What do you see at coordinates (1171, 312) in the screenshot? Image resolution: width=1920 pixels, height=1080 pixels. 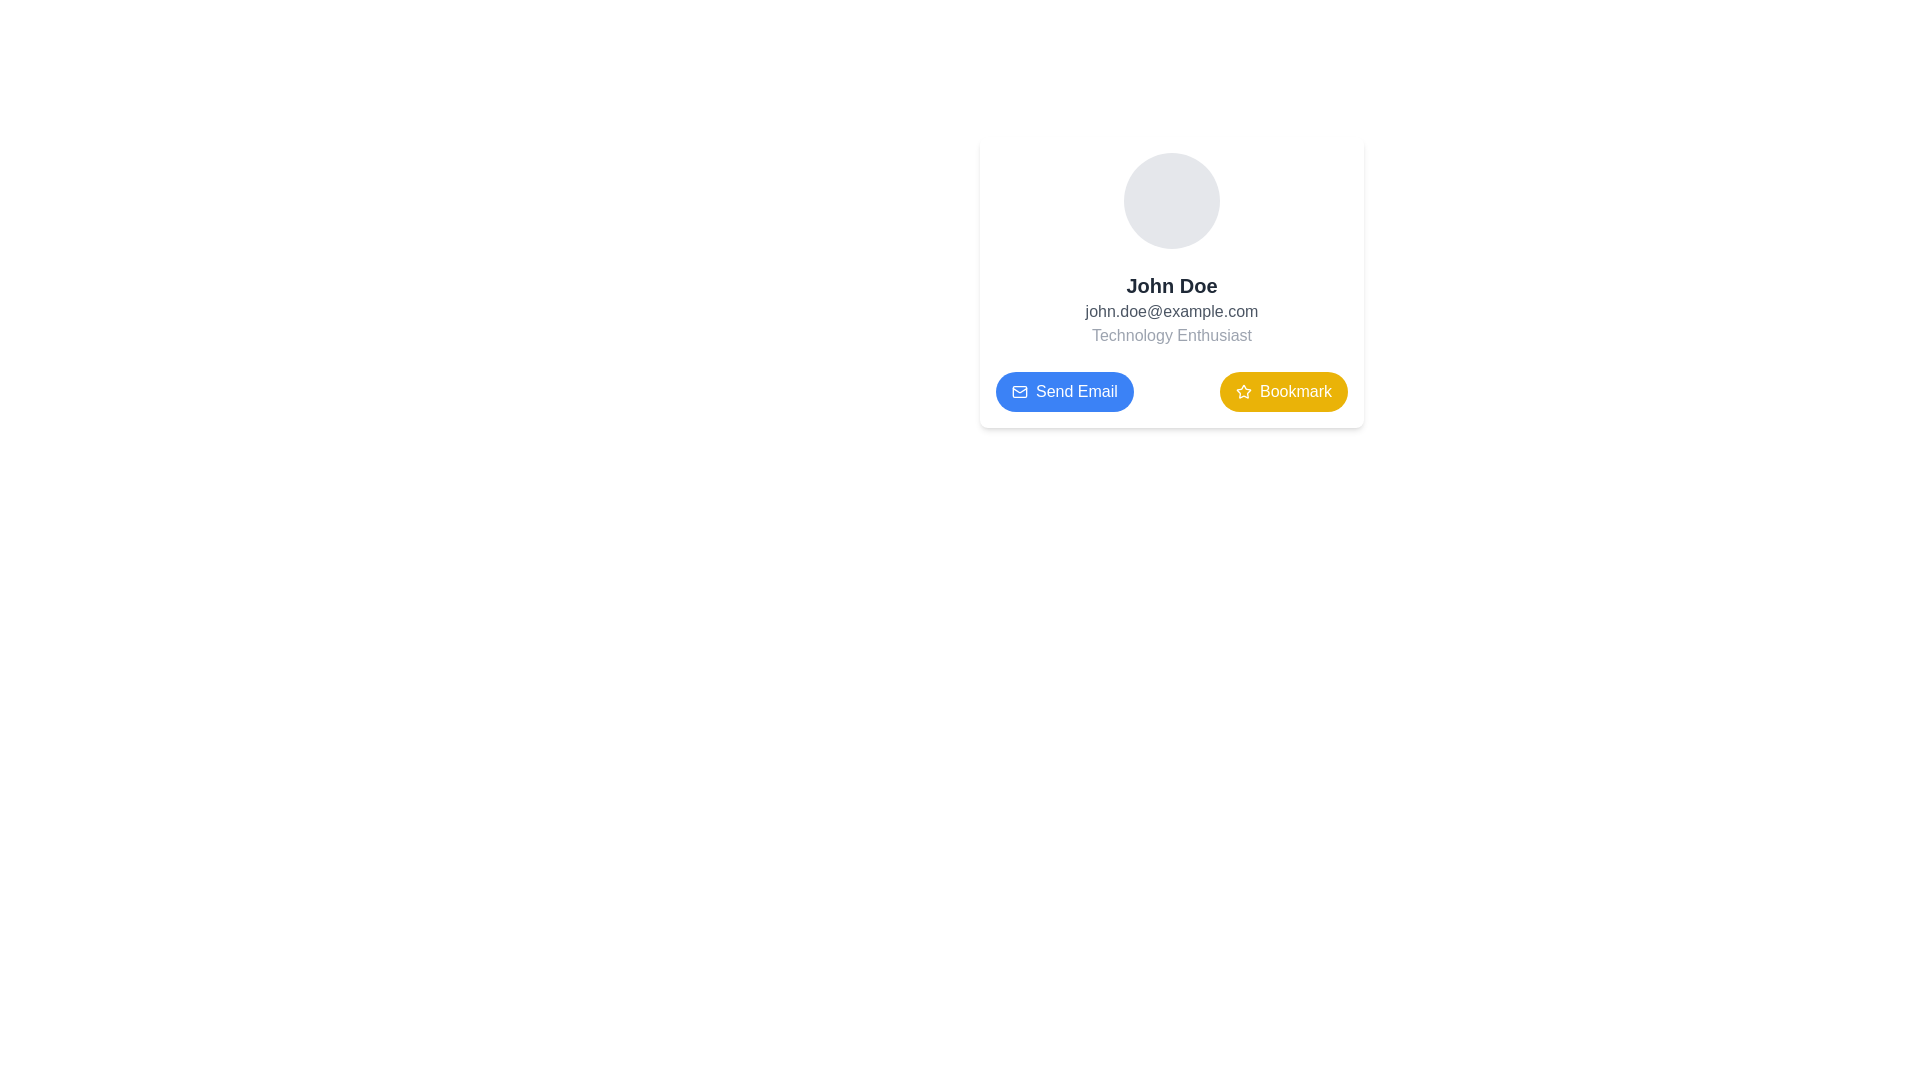 I see `the static text displaying the email address 'john.doe@example.com', which is styled in gray and positioned between 'John Doe' and 'Technology Enthusiast'` at bounding box center [1171, 312].